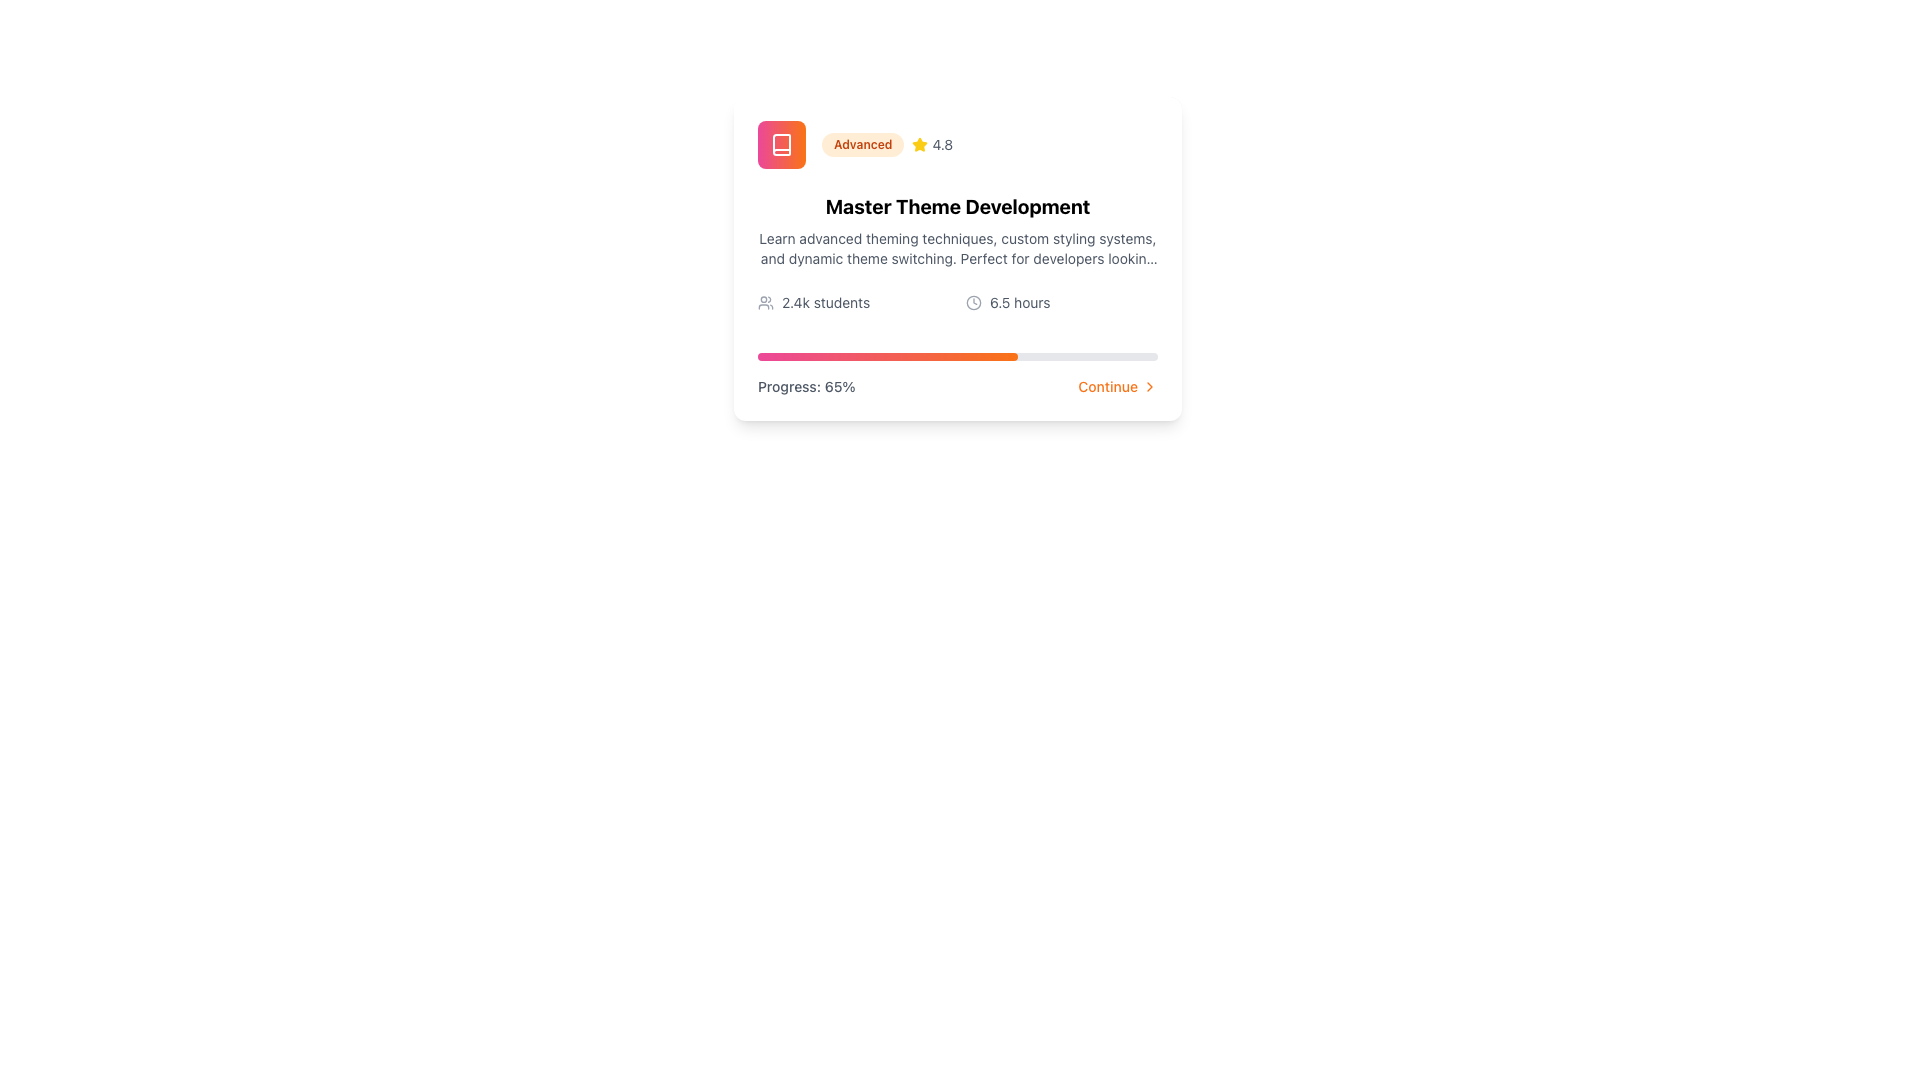 Image resolution: width=1920 pixels, height=1080 pixels. Describe the element at coordinates (974, 303) in the screenshot. I see `the circular SVG graphical component that represents a clock motif, located in the 'Details' section near the course duration text ('6.5 hours')` at that location.